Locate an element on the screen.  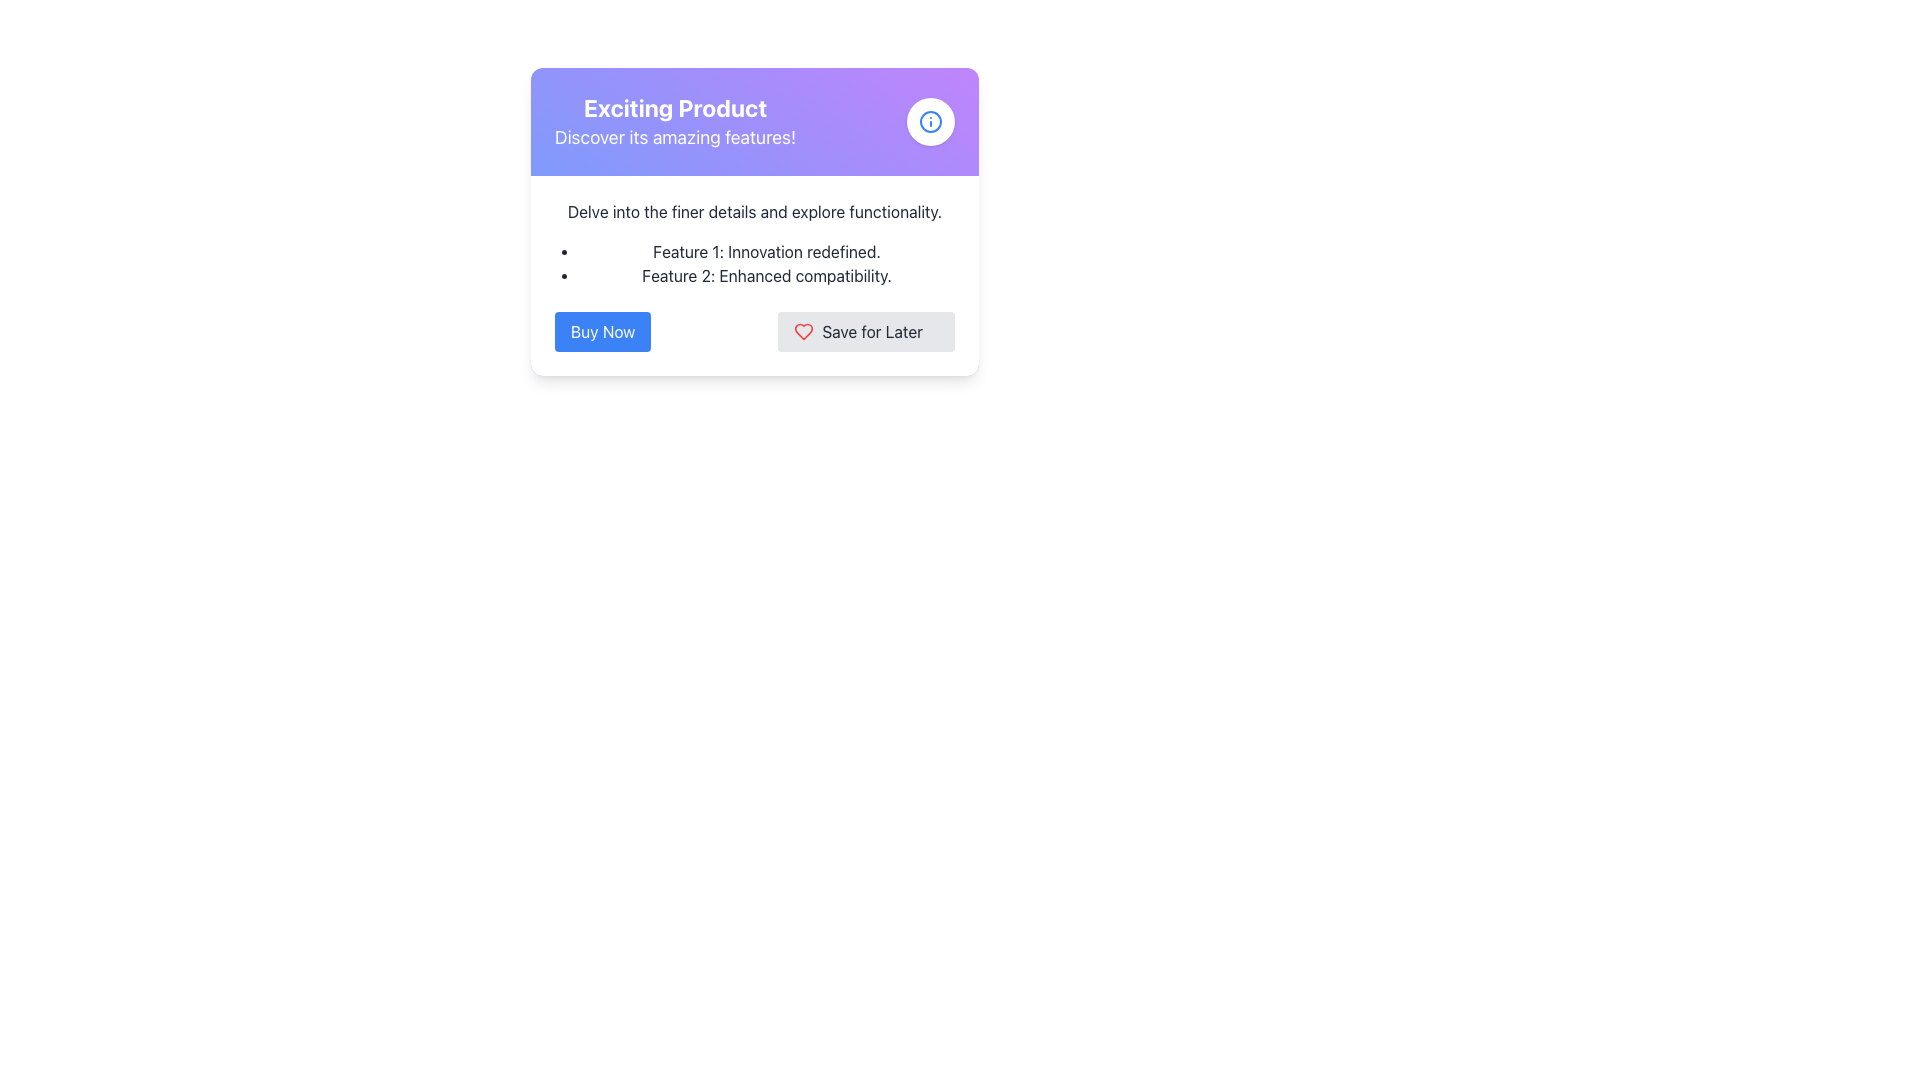
the informational button located at the top-right corner of the 'Exciting Product' section is located at coordinates (930, 122).